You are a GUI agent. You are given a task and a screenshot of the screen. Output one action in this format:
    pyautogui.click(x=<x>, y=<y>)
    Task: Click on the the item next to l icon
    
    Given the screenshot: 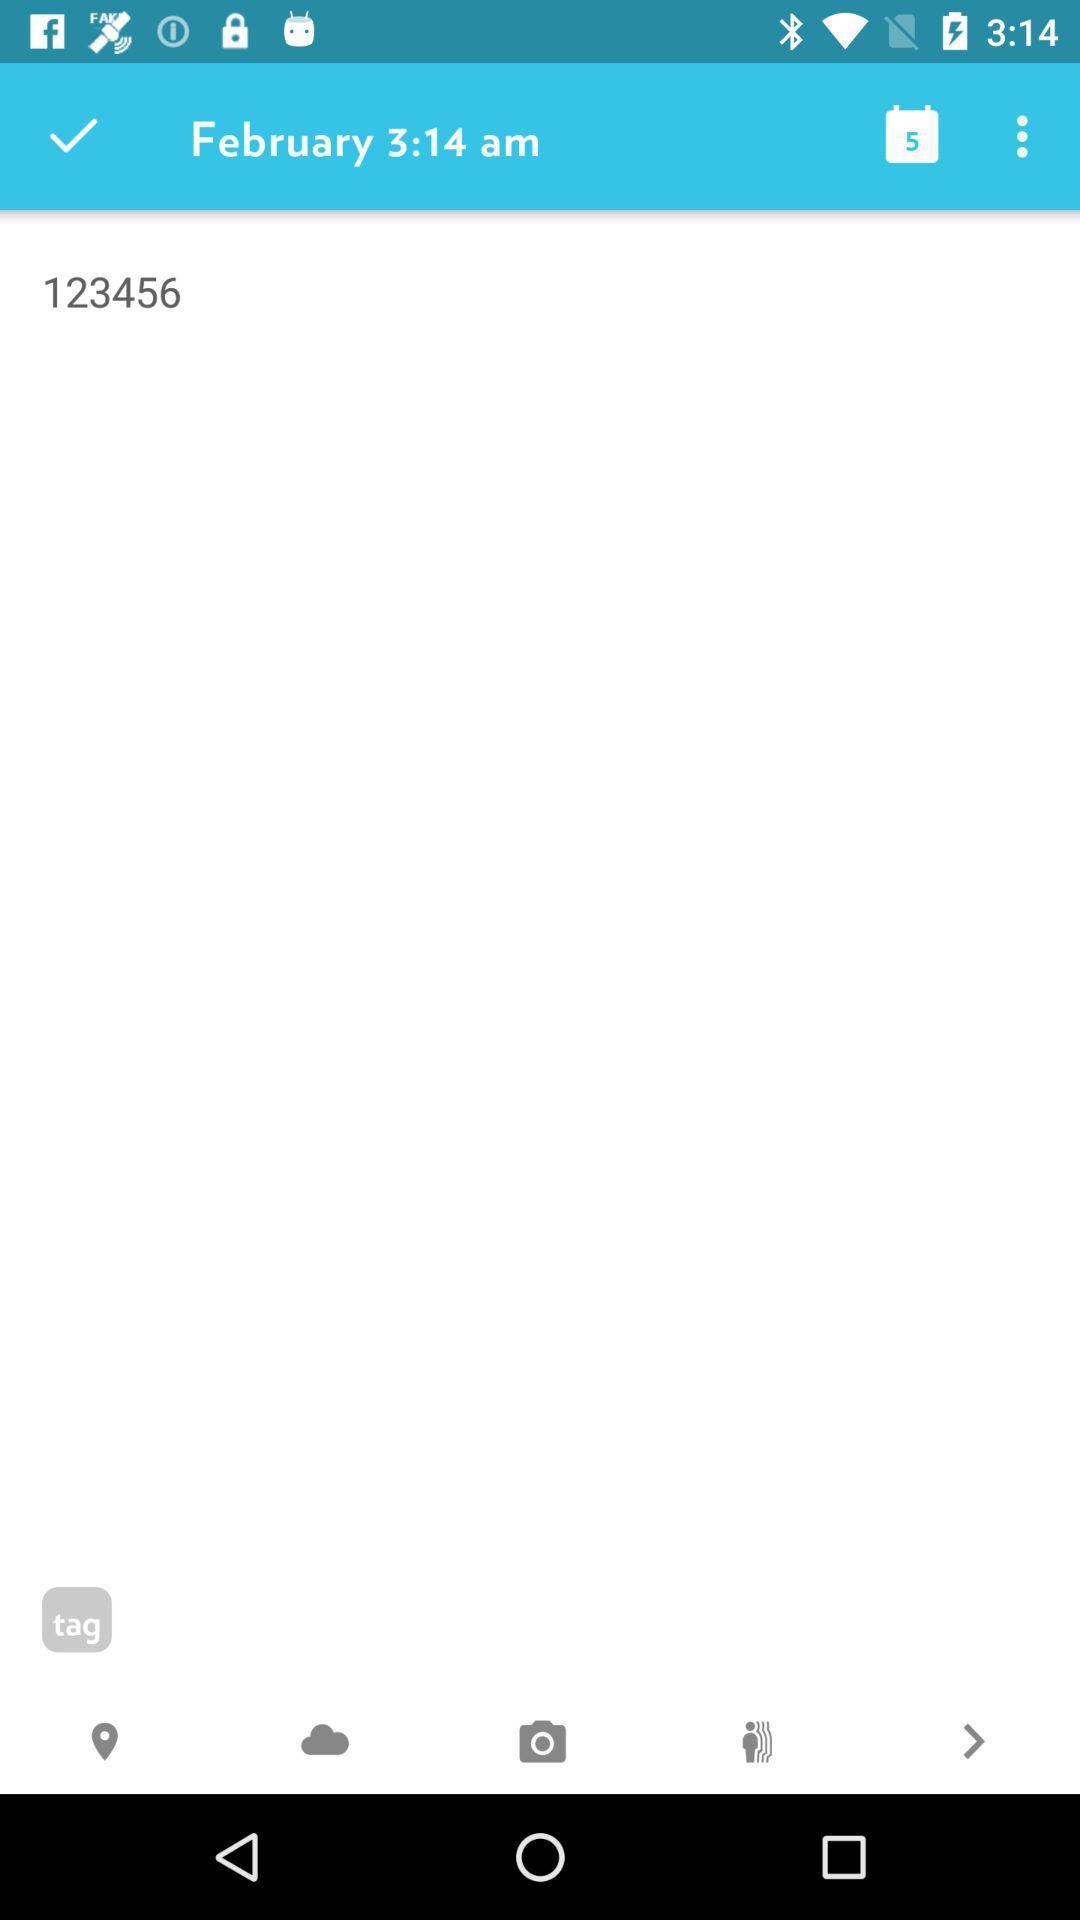 What is the action you would take?
    pyautogui.click(x=323, y=1743)
    